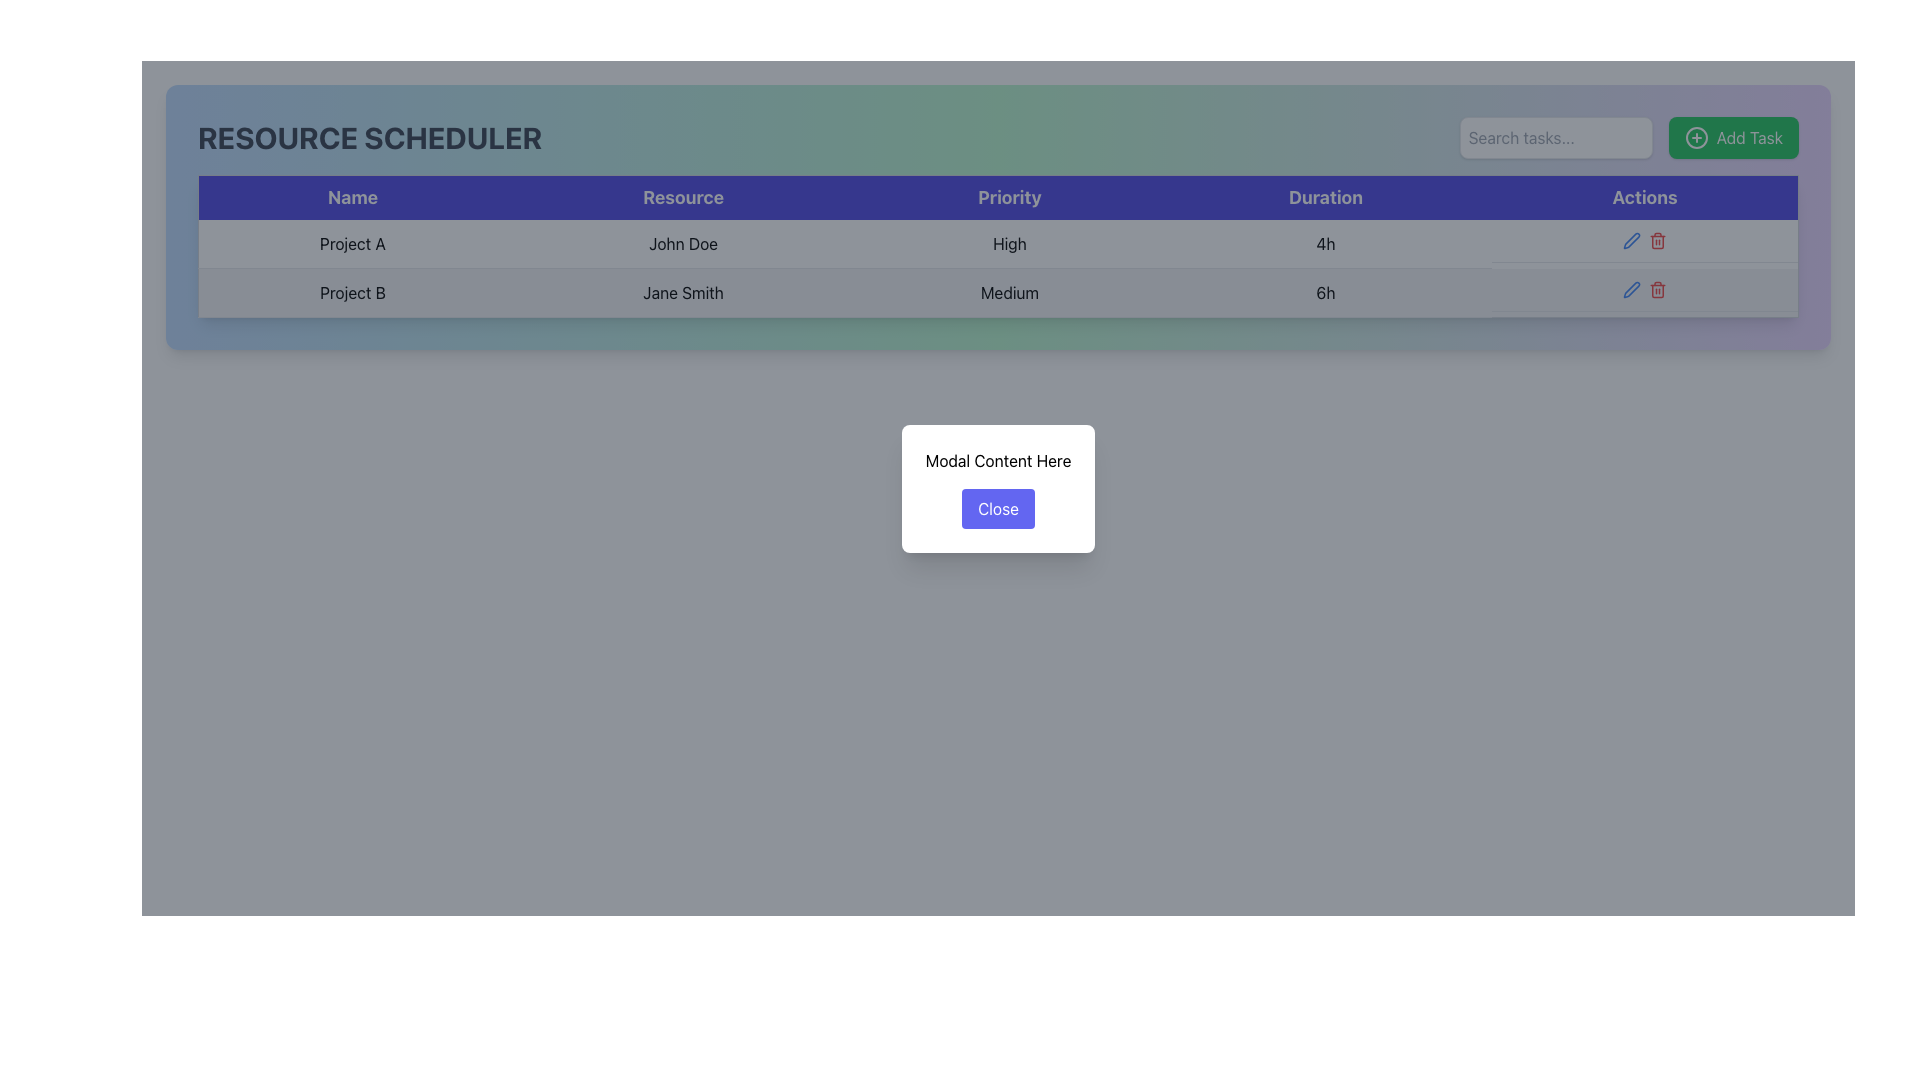 This screenshot has width=1920, height=1080. I want to click on the static text element displaying '4h' within the fourth column of the first row under the 'Duration' heading in a table layout, so click(1325, 243).